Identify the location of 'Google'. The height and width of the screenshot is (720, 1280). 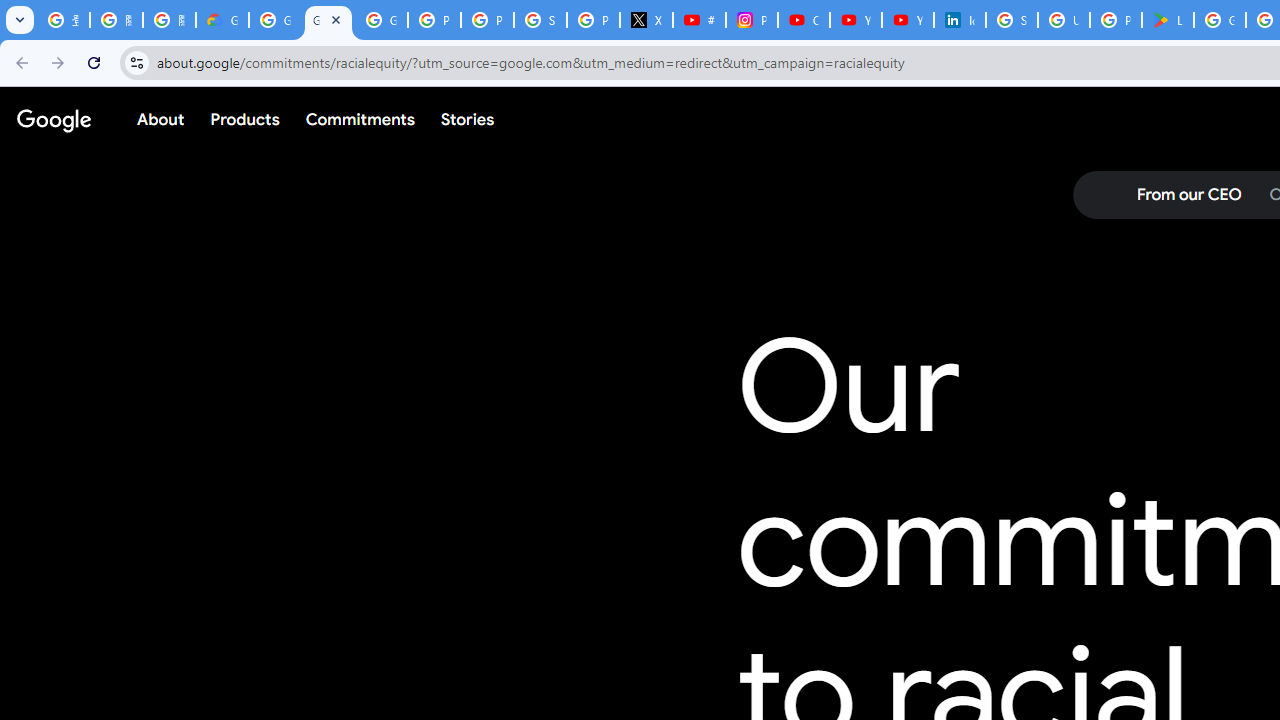
(54, 119).